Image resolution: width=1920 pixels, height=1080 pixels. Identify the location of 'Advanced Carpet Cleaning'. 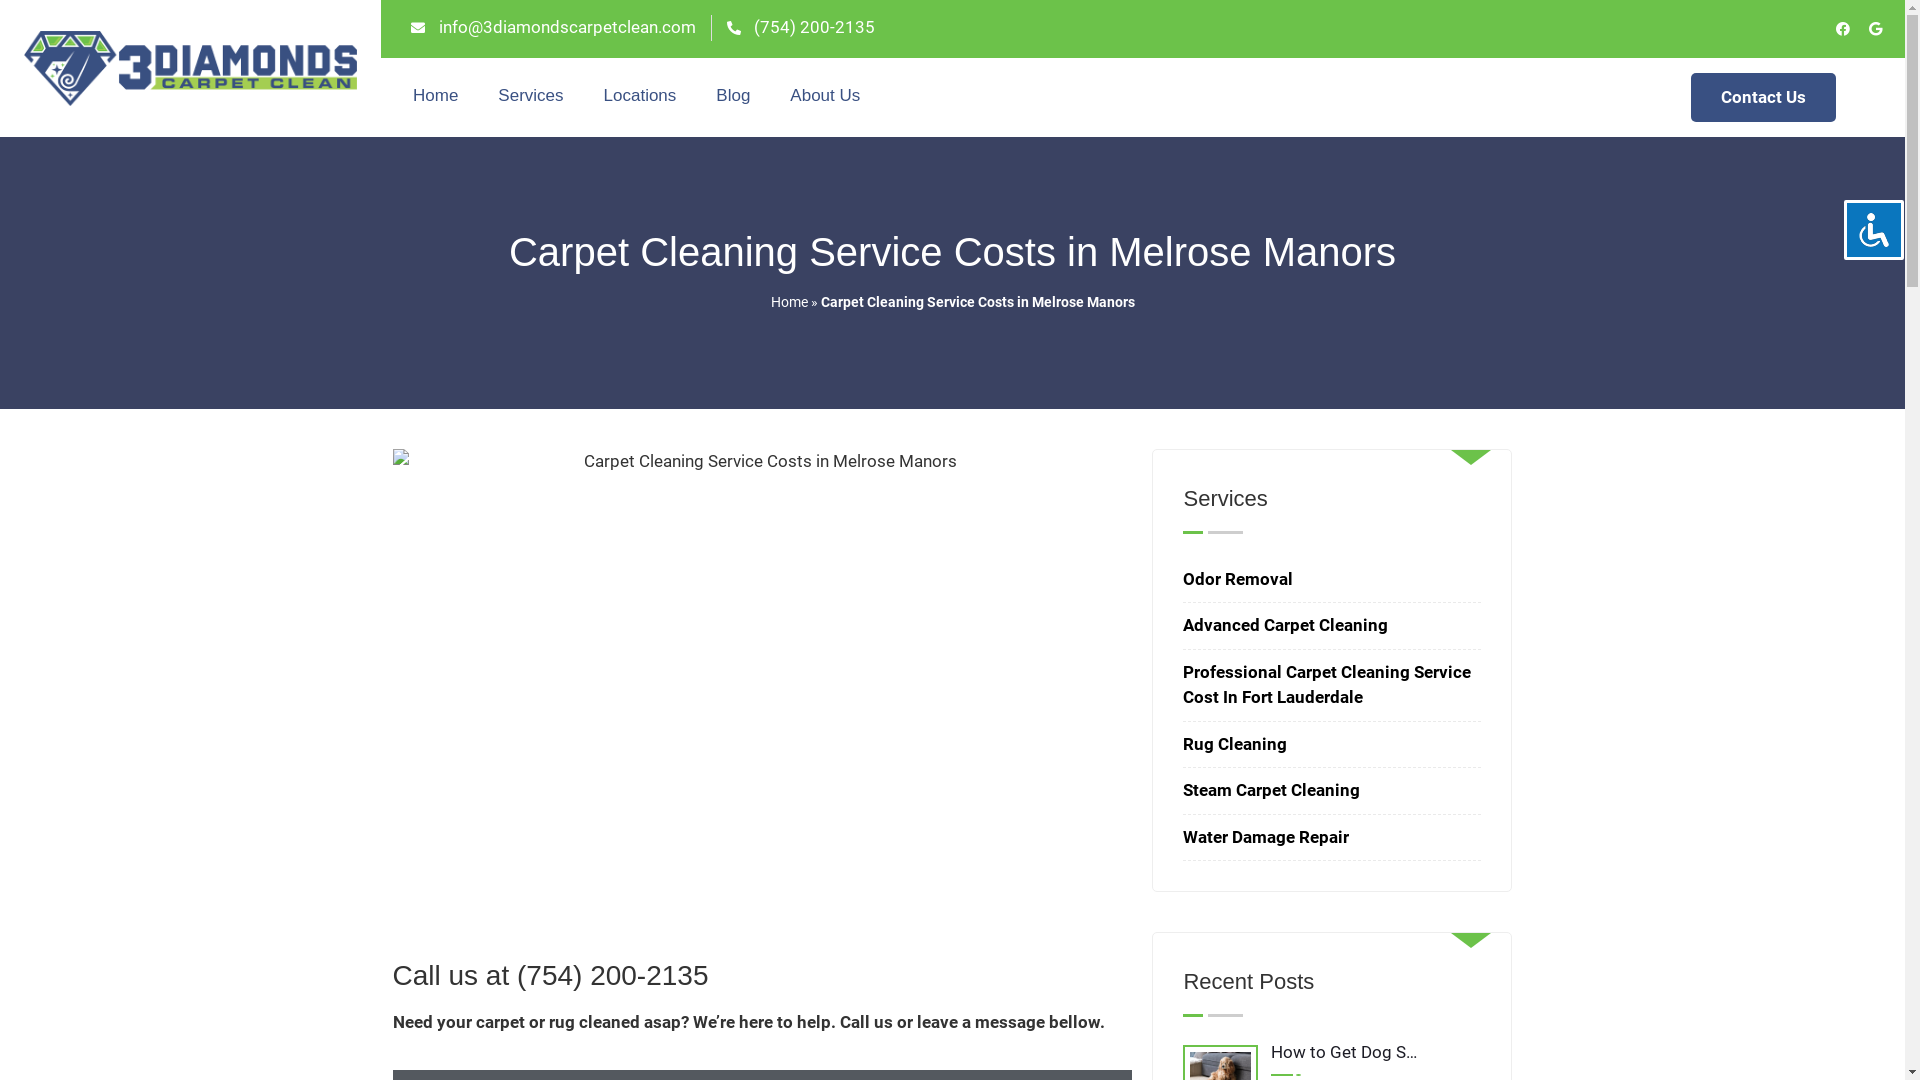
(1285, 623).